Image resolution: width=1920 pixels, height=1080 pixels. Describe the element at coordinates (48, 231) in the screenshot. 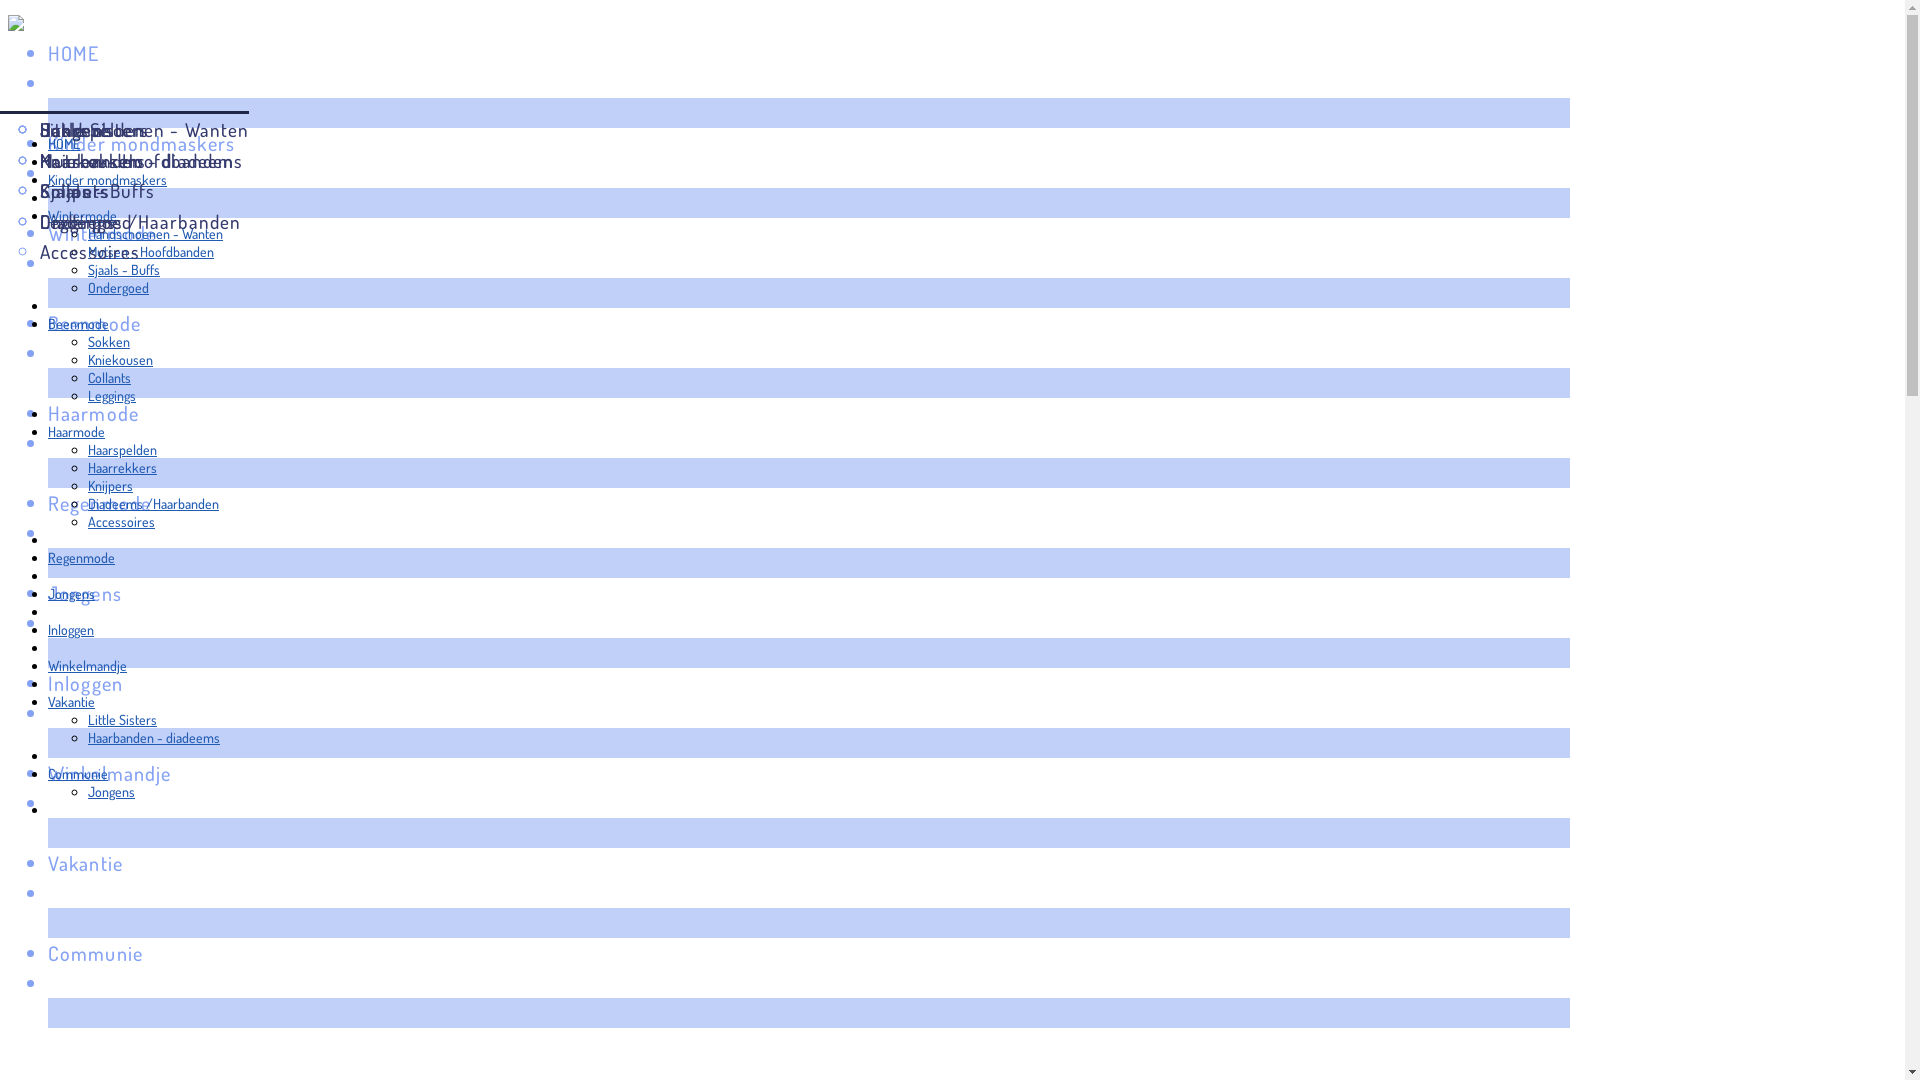

I see `'Wintermode'` at that location.